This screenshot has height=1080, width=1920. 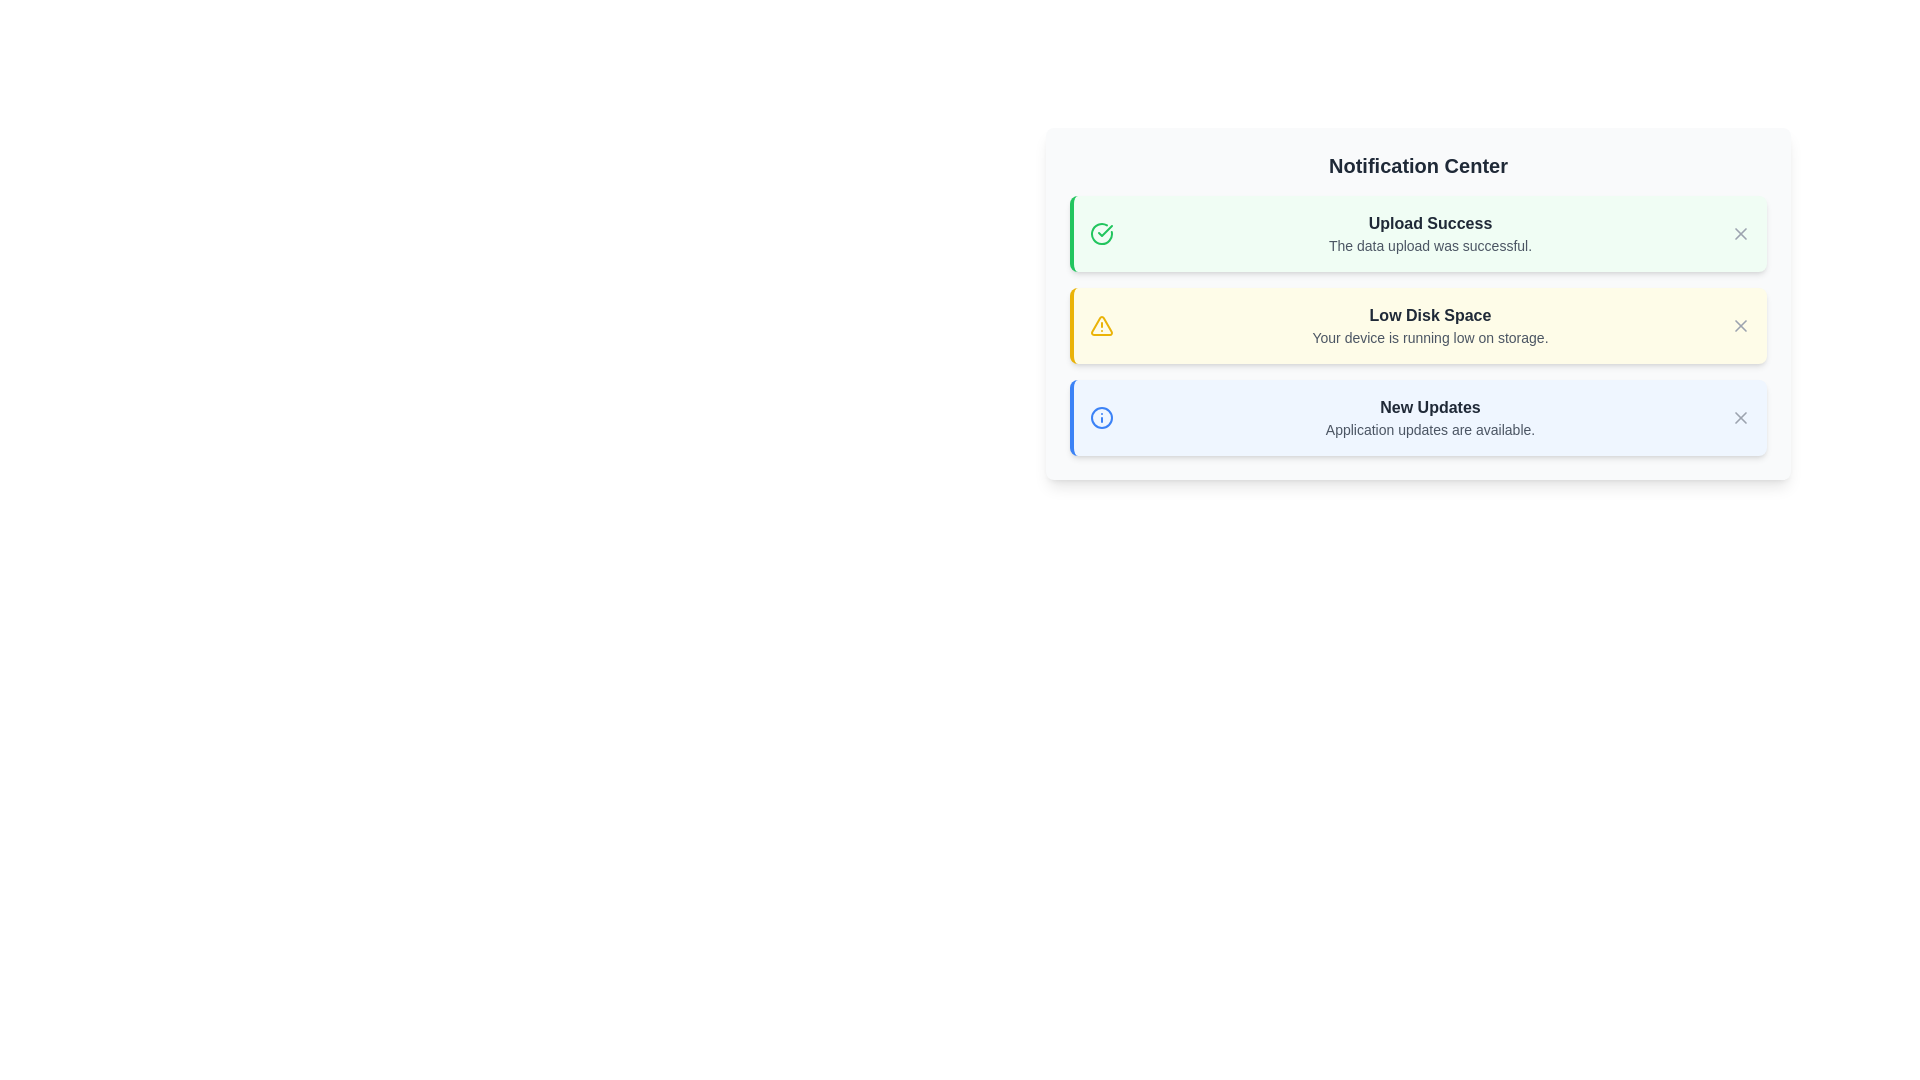 What do you see at coordinates (1429, 325) in the screenshot?
I see `the text block that displays the low storage space warning in the Notification Center, located between the 'Upload Success' and 'New Updates' notifications` at bounding box center [1429, 325].